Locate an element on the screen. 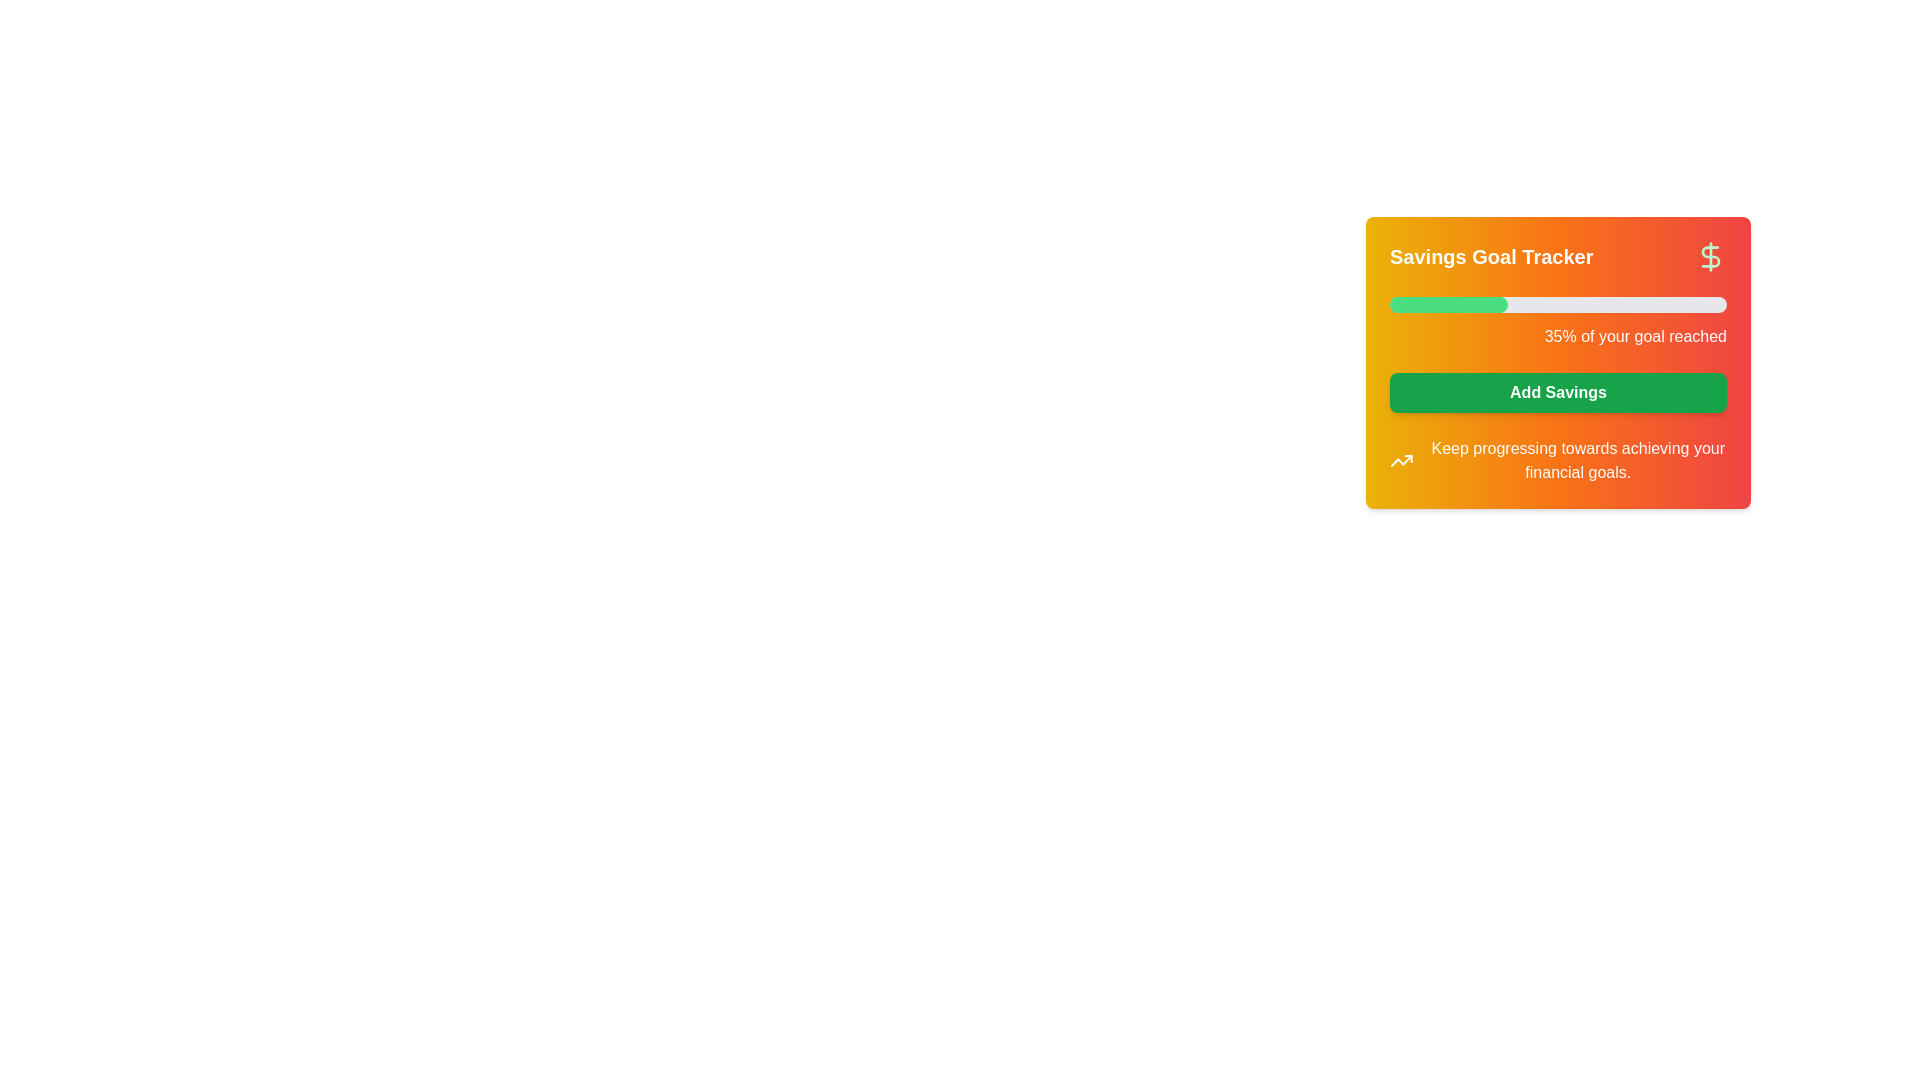  the text label displaying '35% of your goal reached', which is aligned to the right and located below a progress bar in the 'Savings Goal Tracker' interface is located at coordinates (1557, 335).